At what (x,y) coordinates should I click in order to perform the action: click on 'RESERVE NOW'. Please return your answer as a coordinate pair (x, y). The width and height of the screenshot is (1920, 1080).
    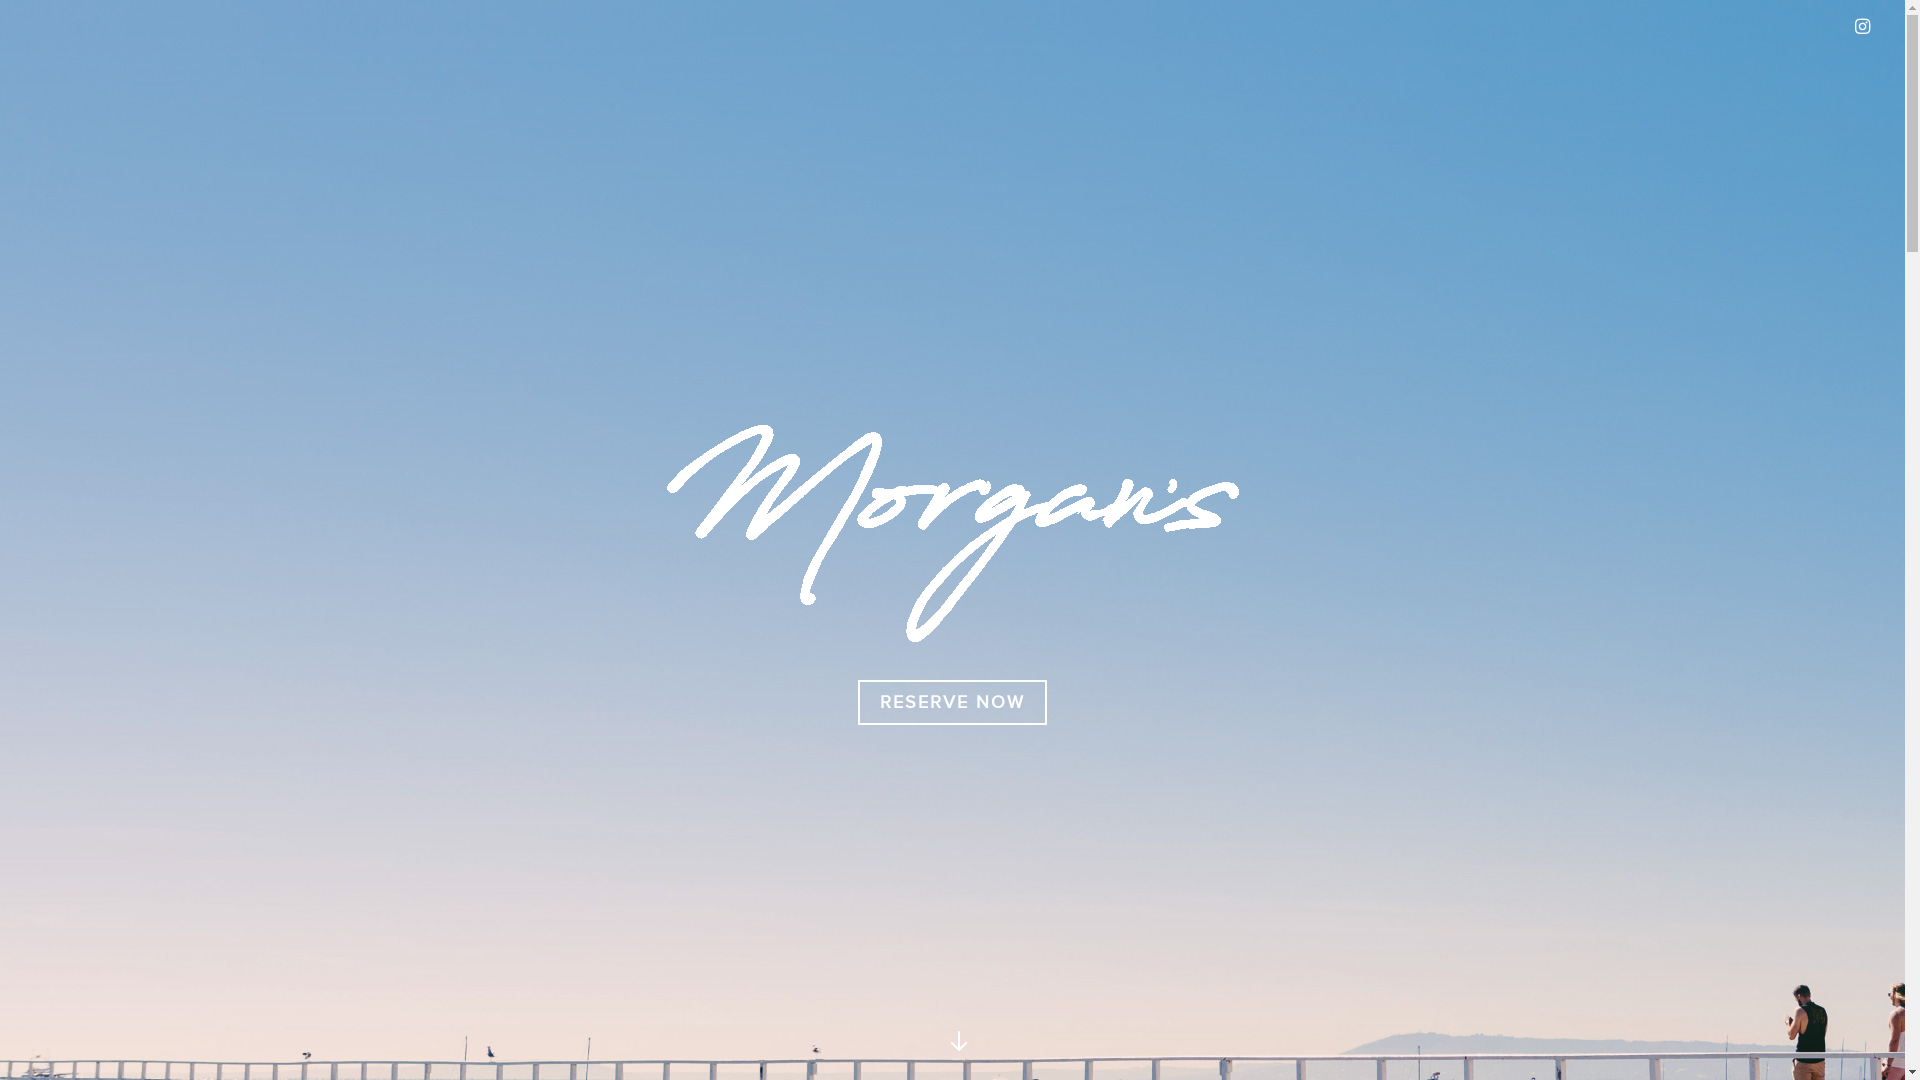
    Looking at the image, I should click on (858, 701).